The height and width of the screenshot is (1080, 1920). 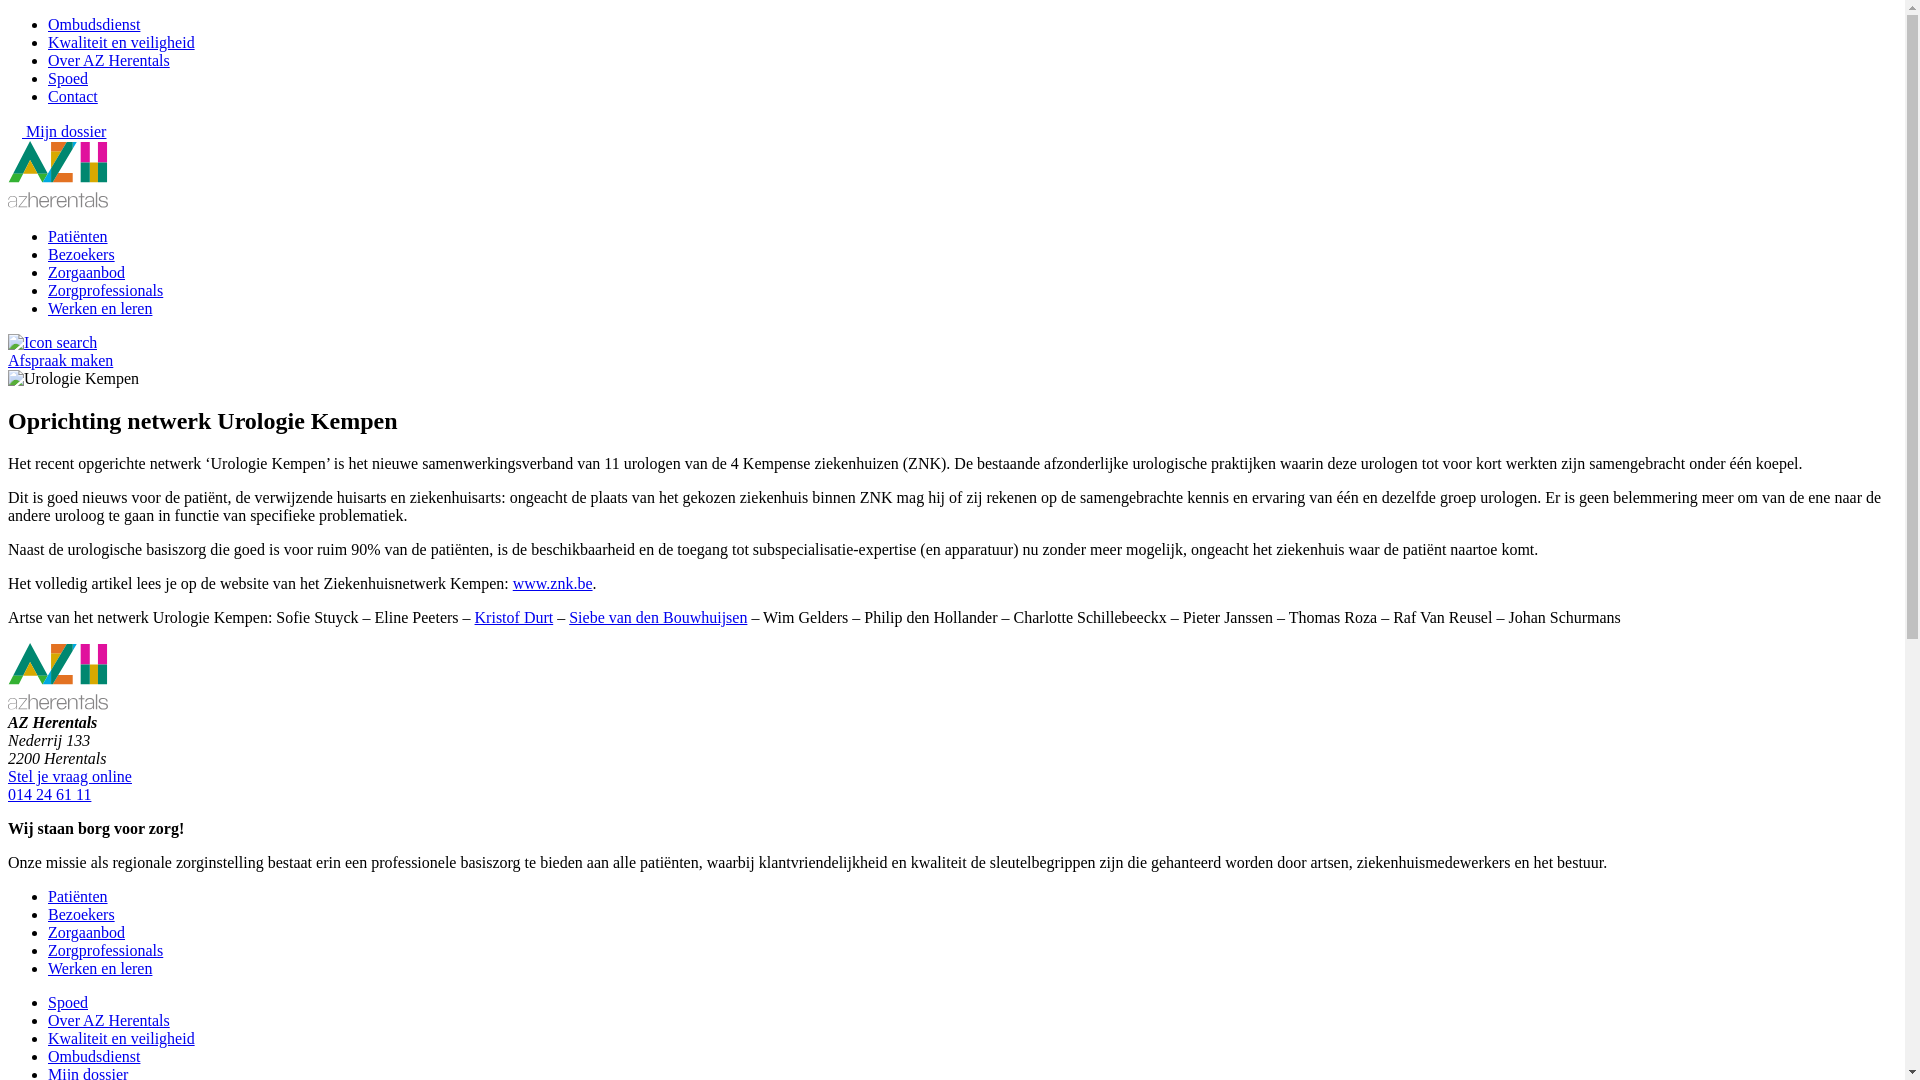 What do you see at coordinates (70, 775) in the screenshot?
I see `'Stel je vraag online'` at bounding box center [70, 775].